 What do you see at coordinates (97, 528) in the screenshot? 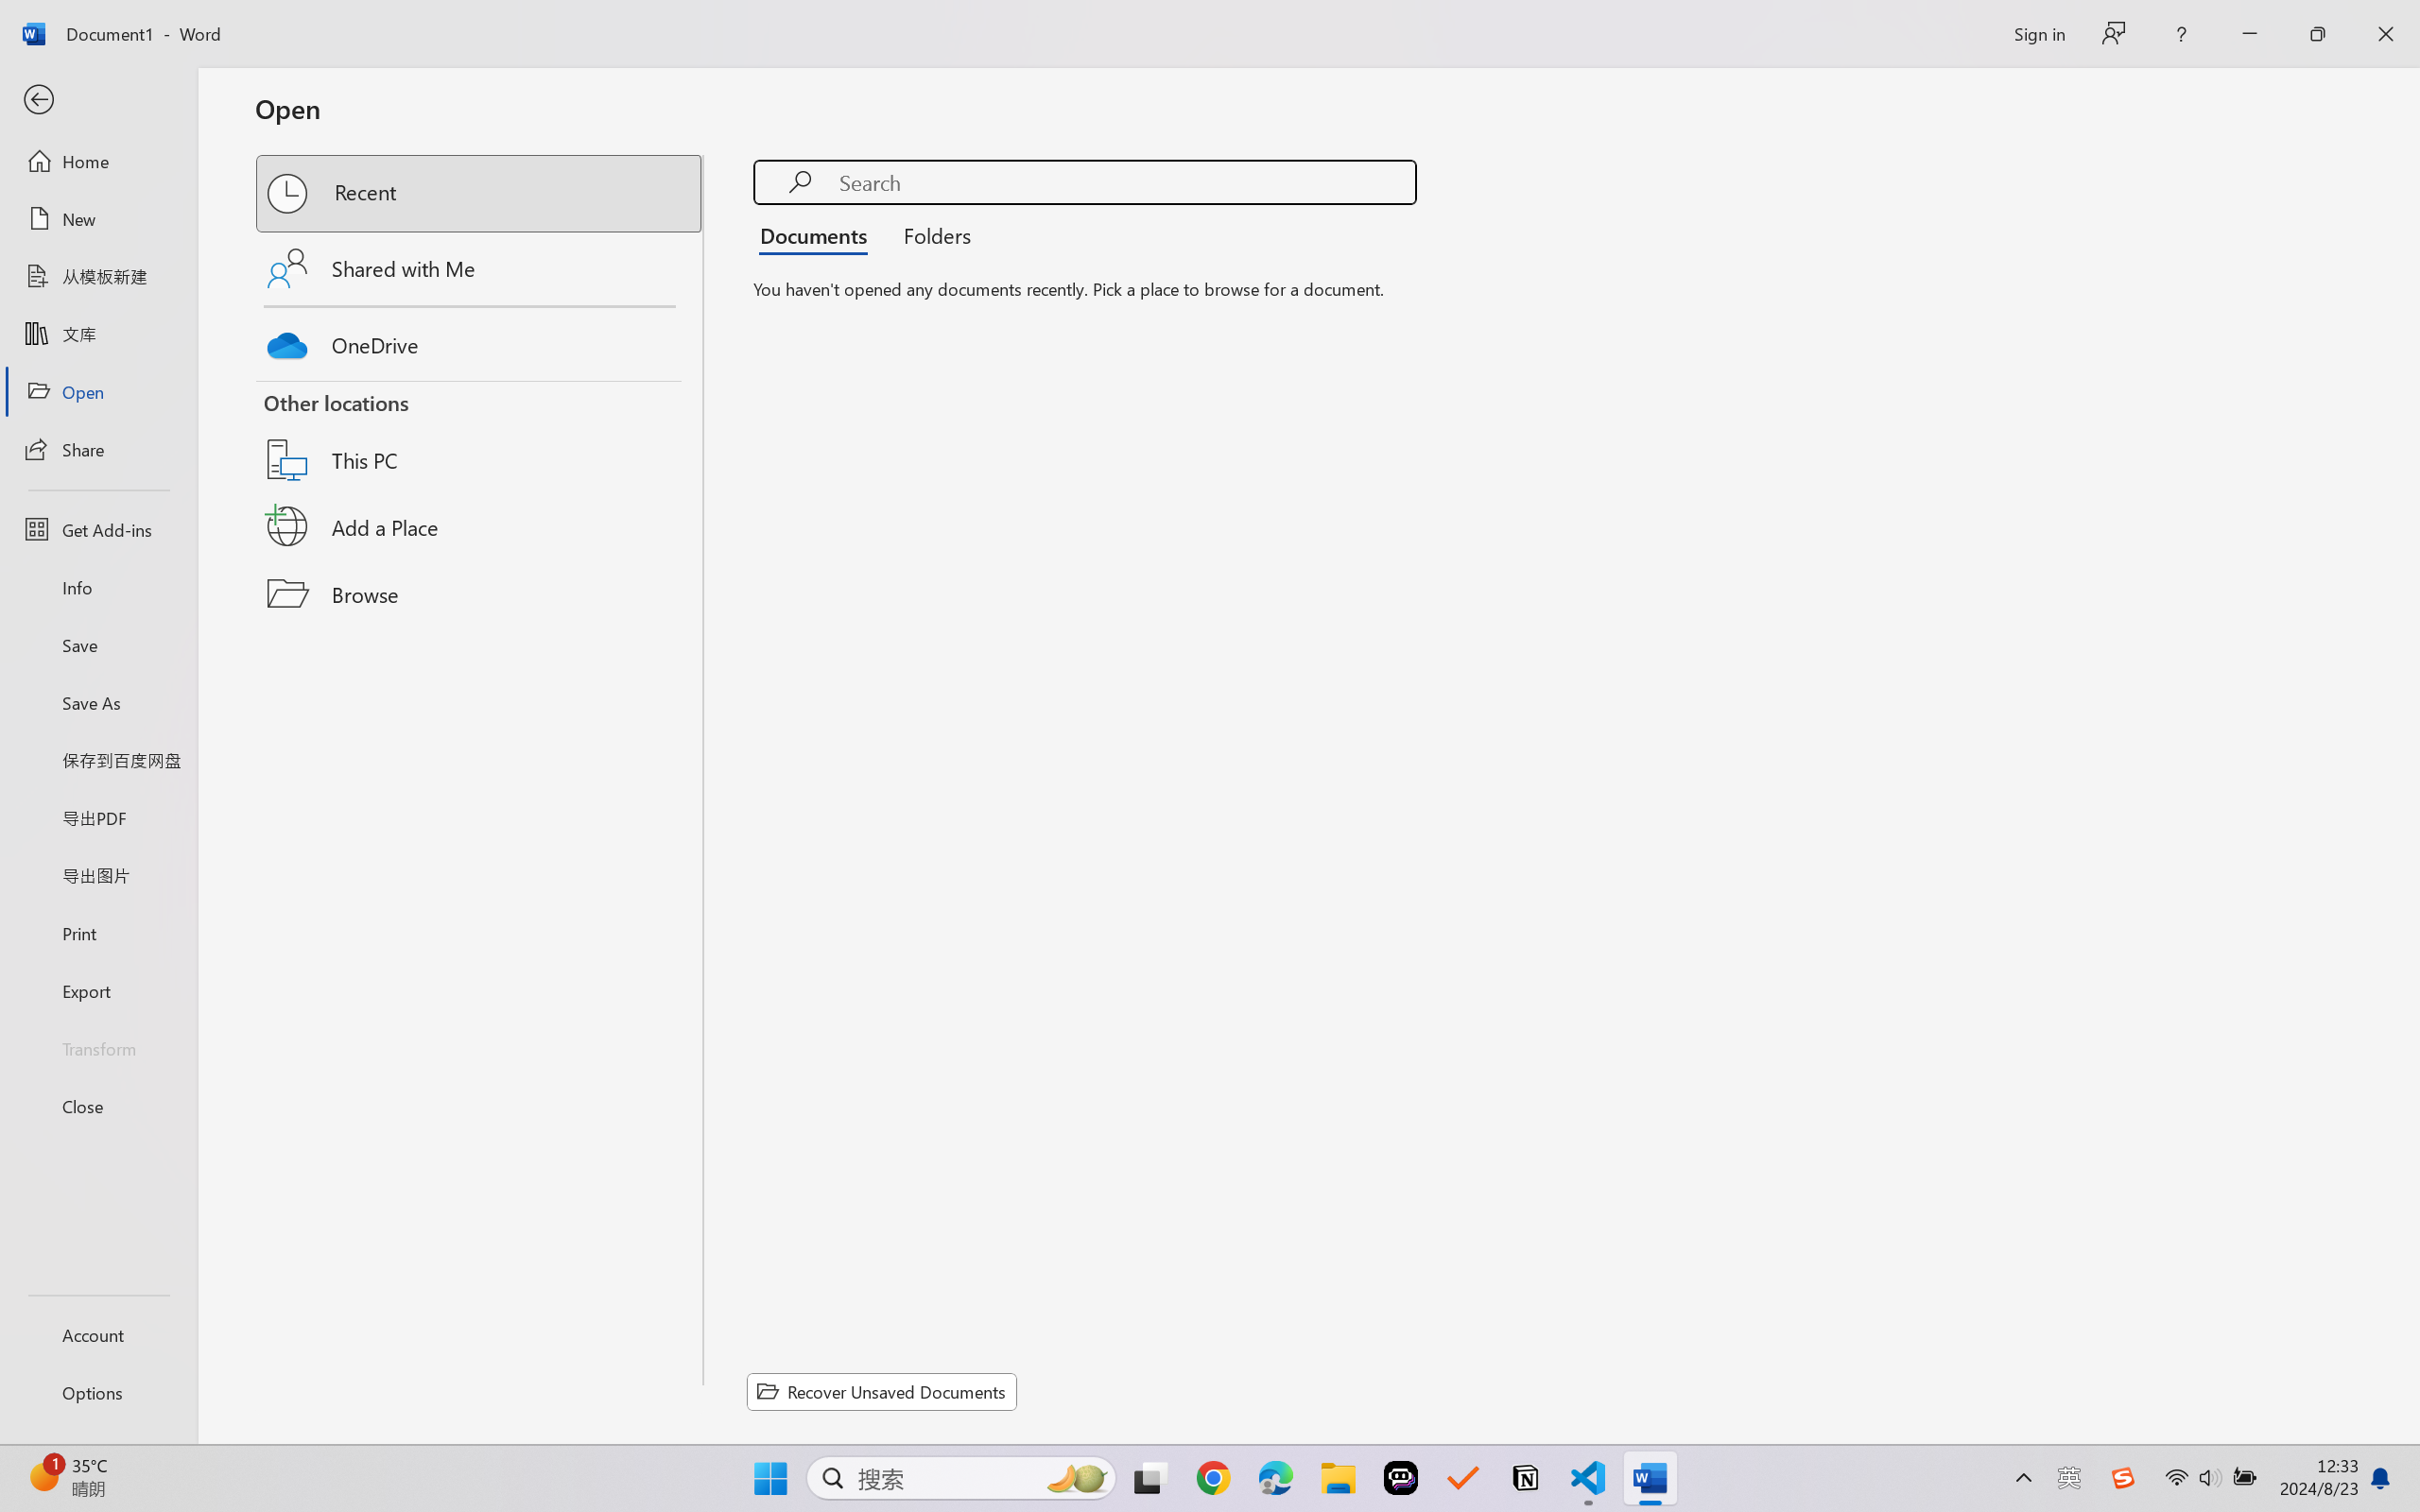
I see `'Get Add-ins'` at bounding box center [97, 528].